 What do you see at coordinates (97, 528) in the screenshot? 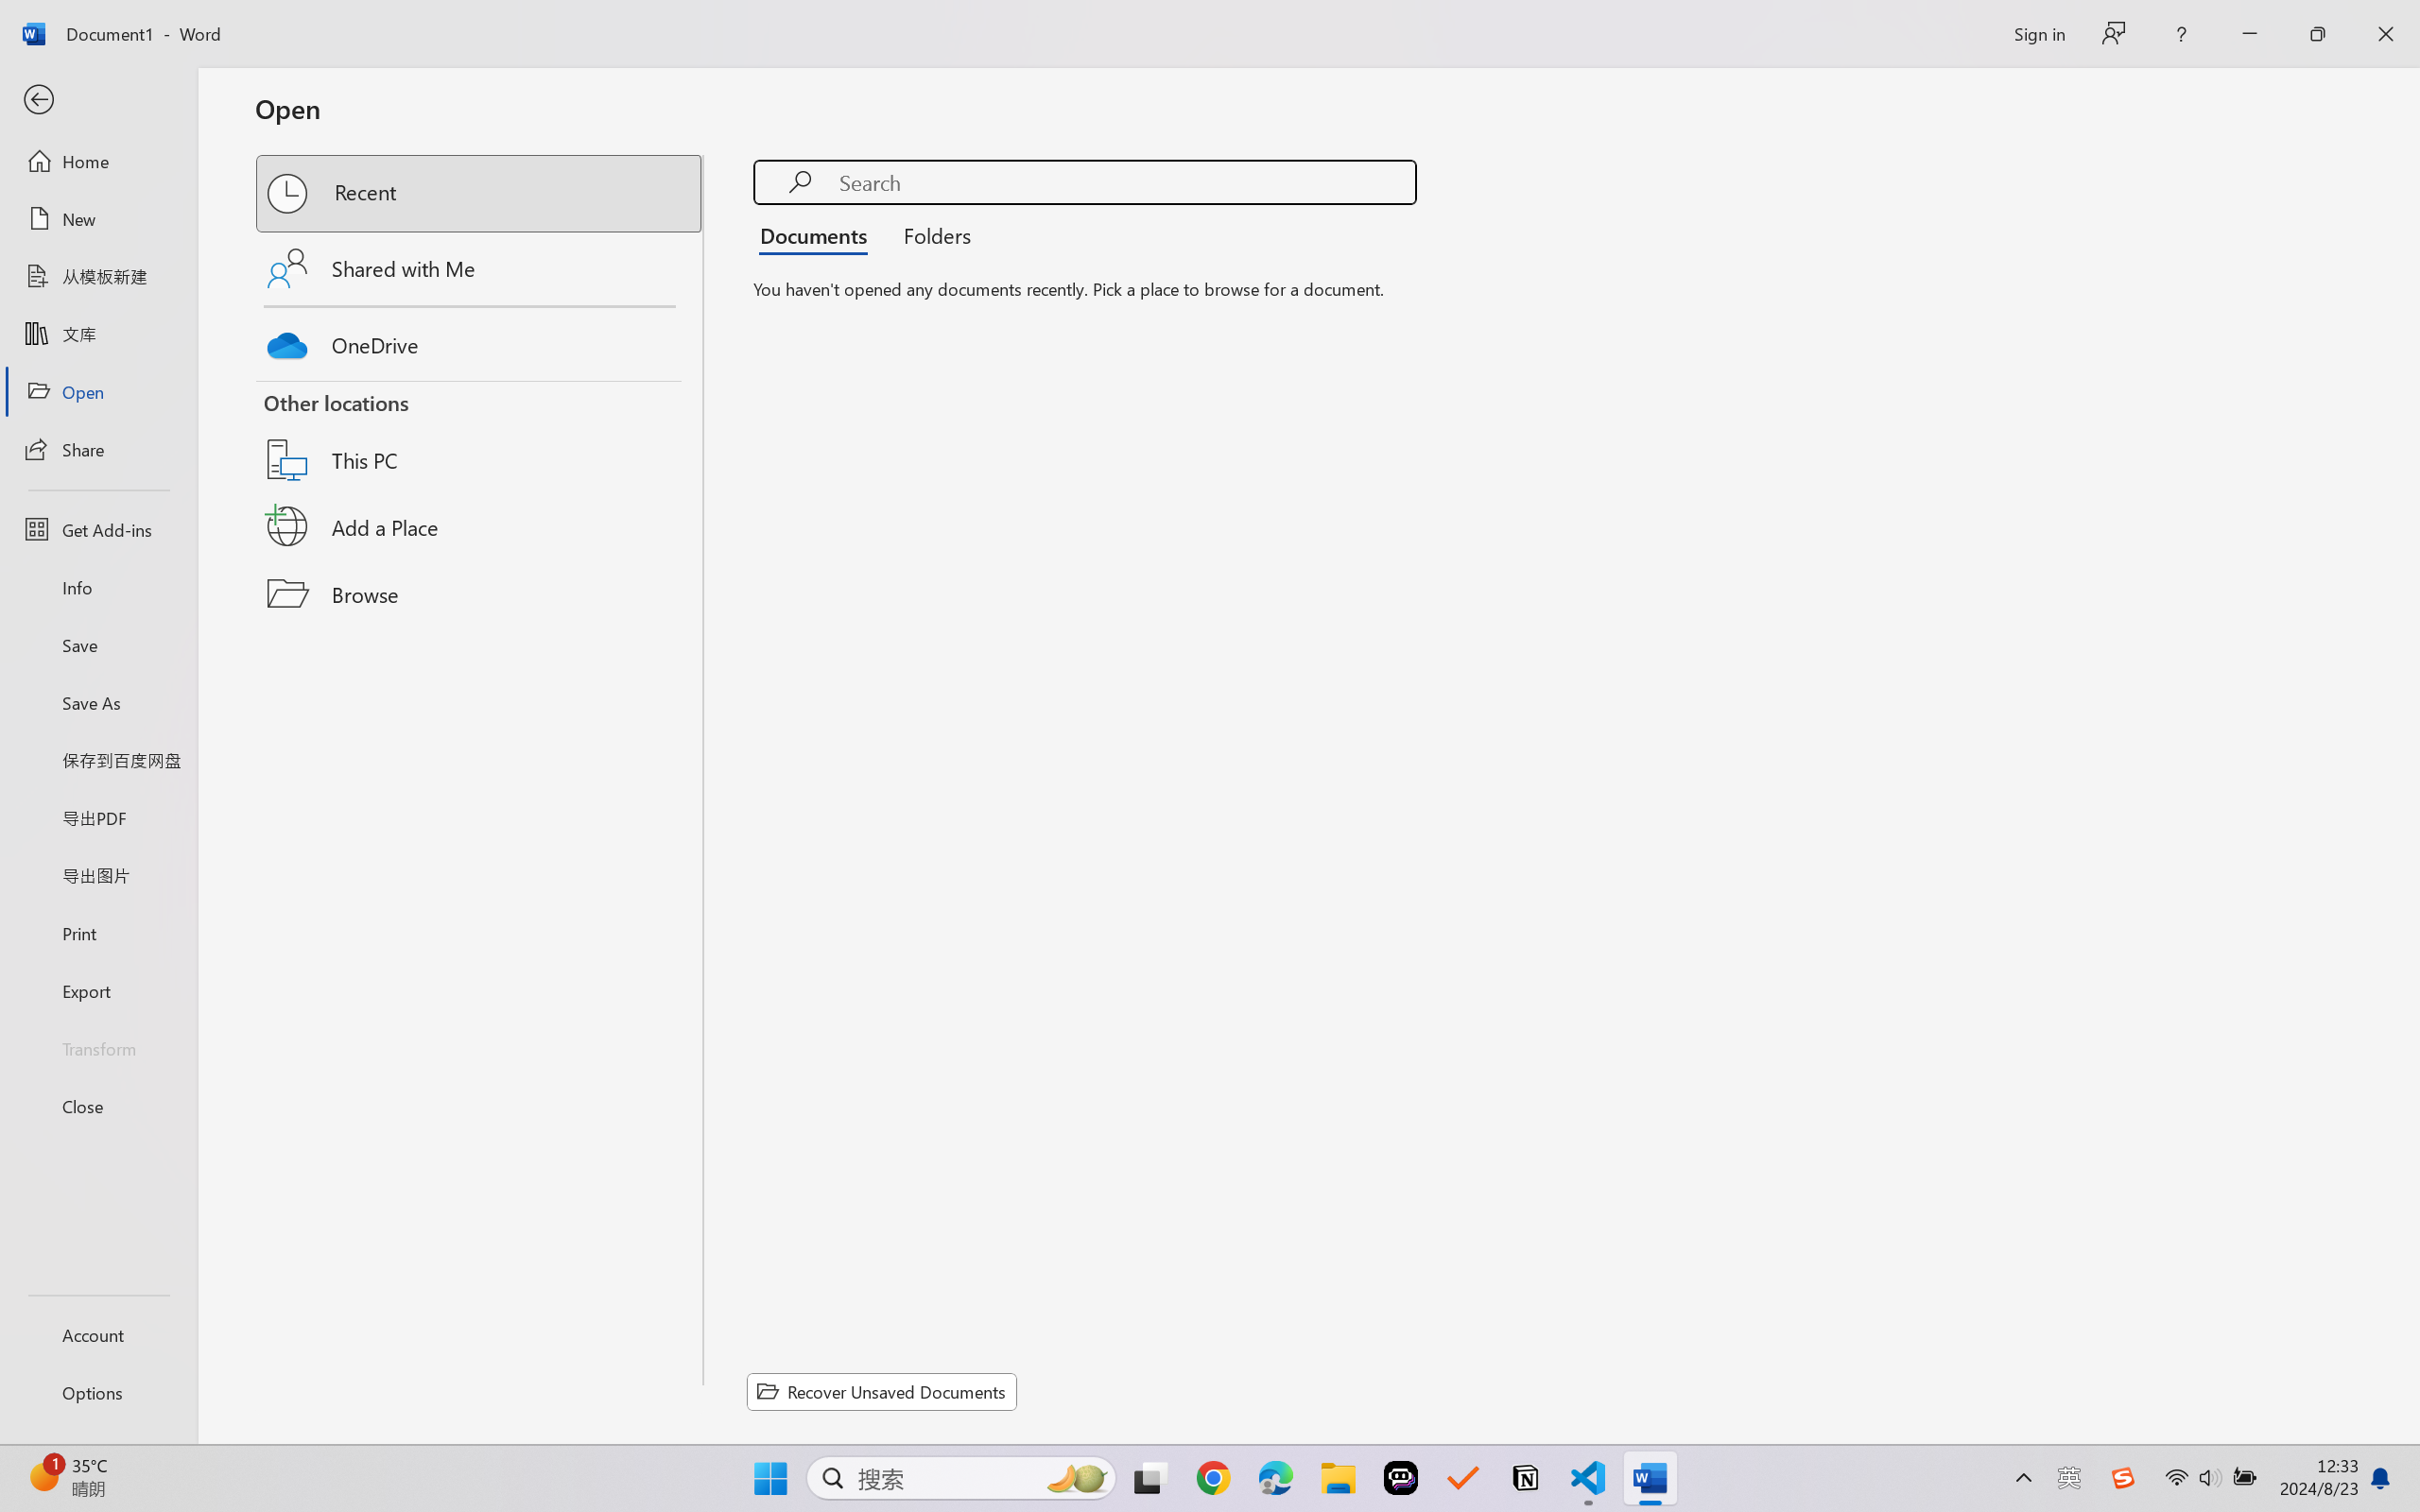
I see `'Get Add-ins'` at bounding box center [97, 528].